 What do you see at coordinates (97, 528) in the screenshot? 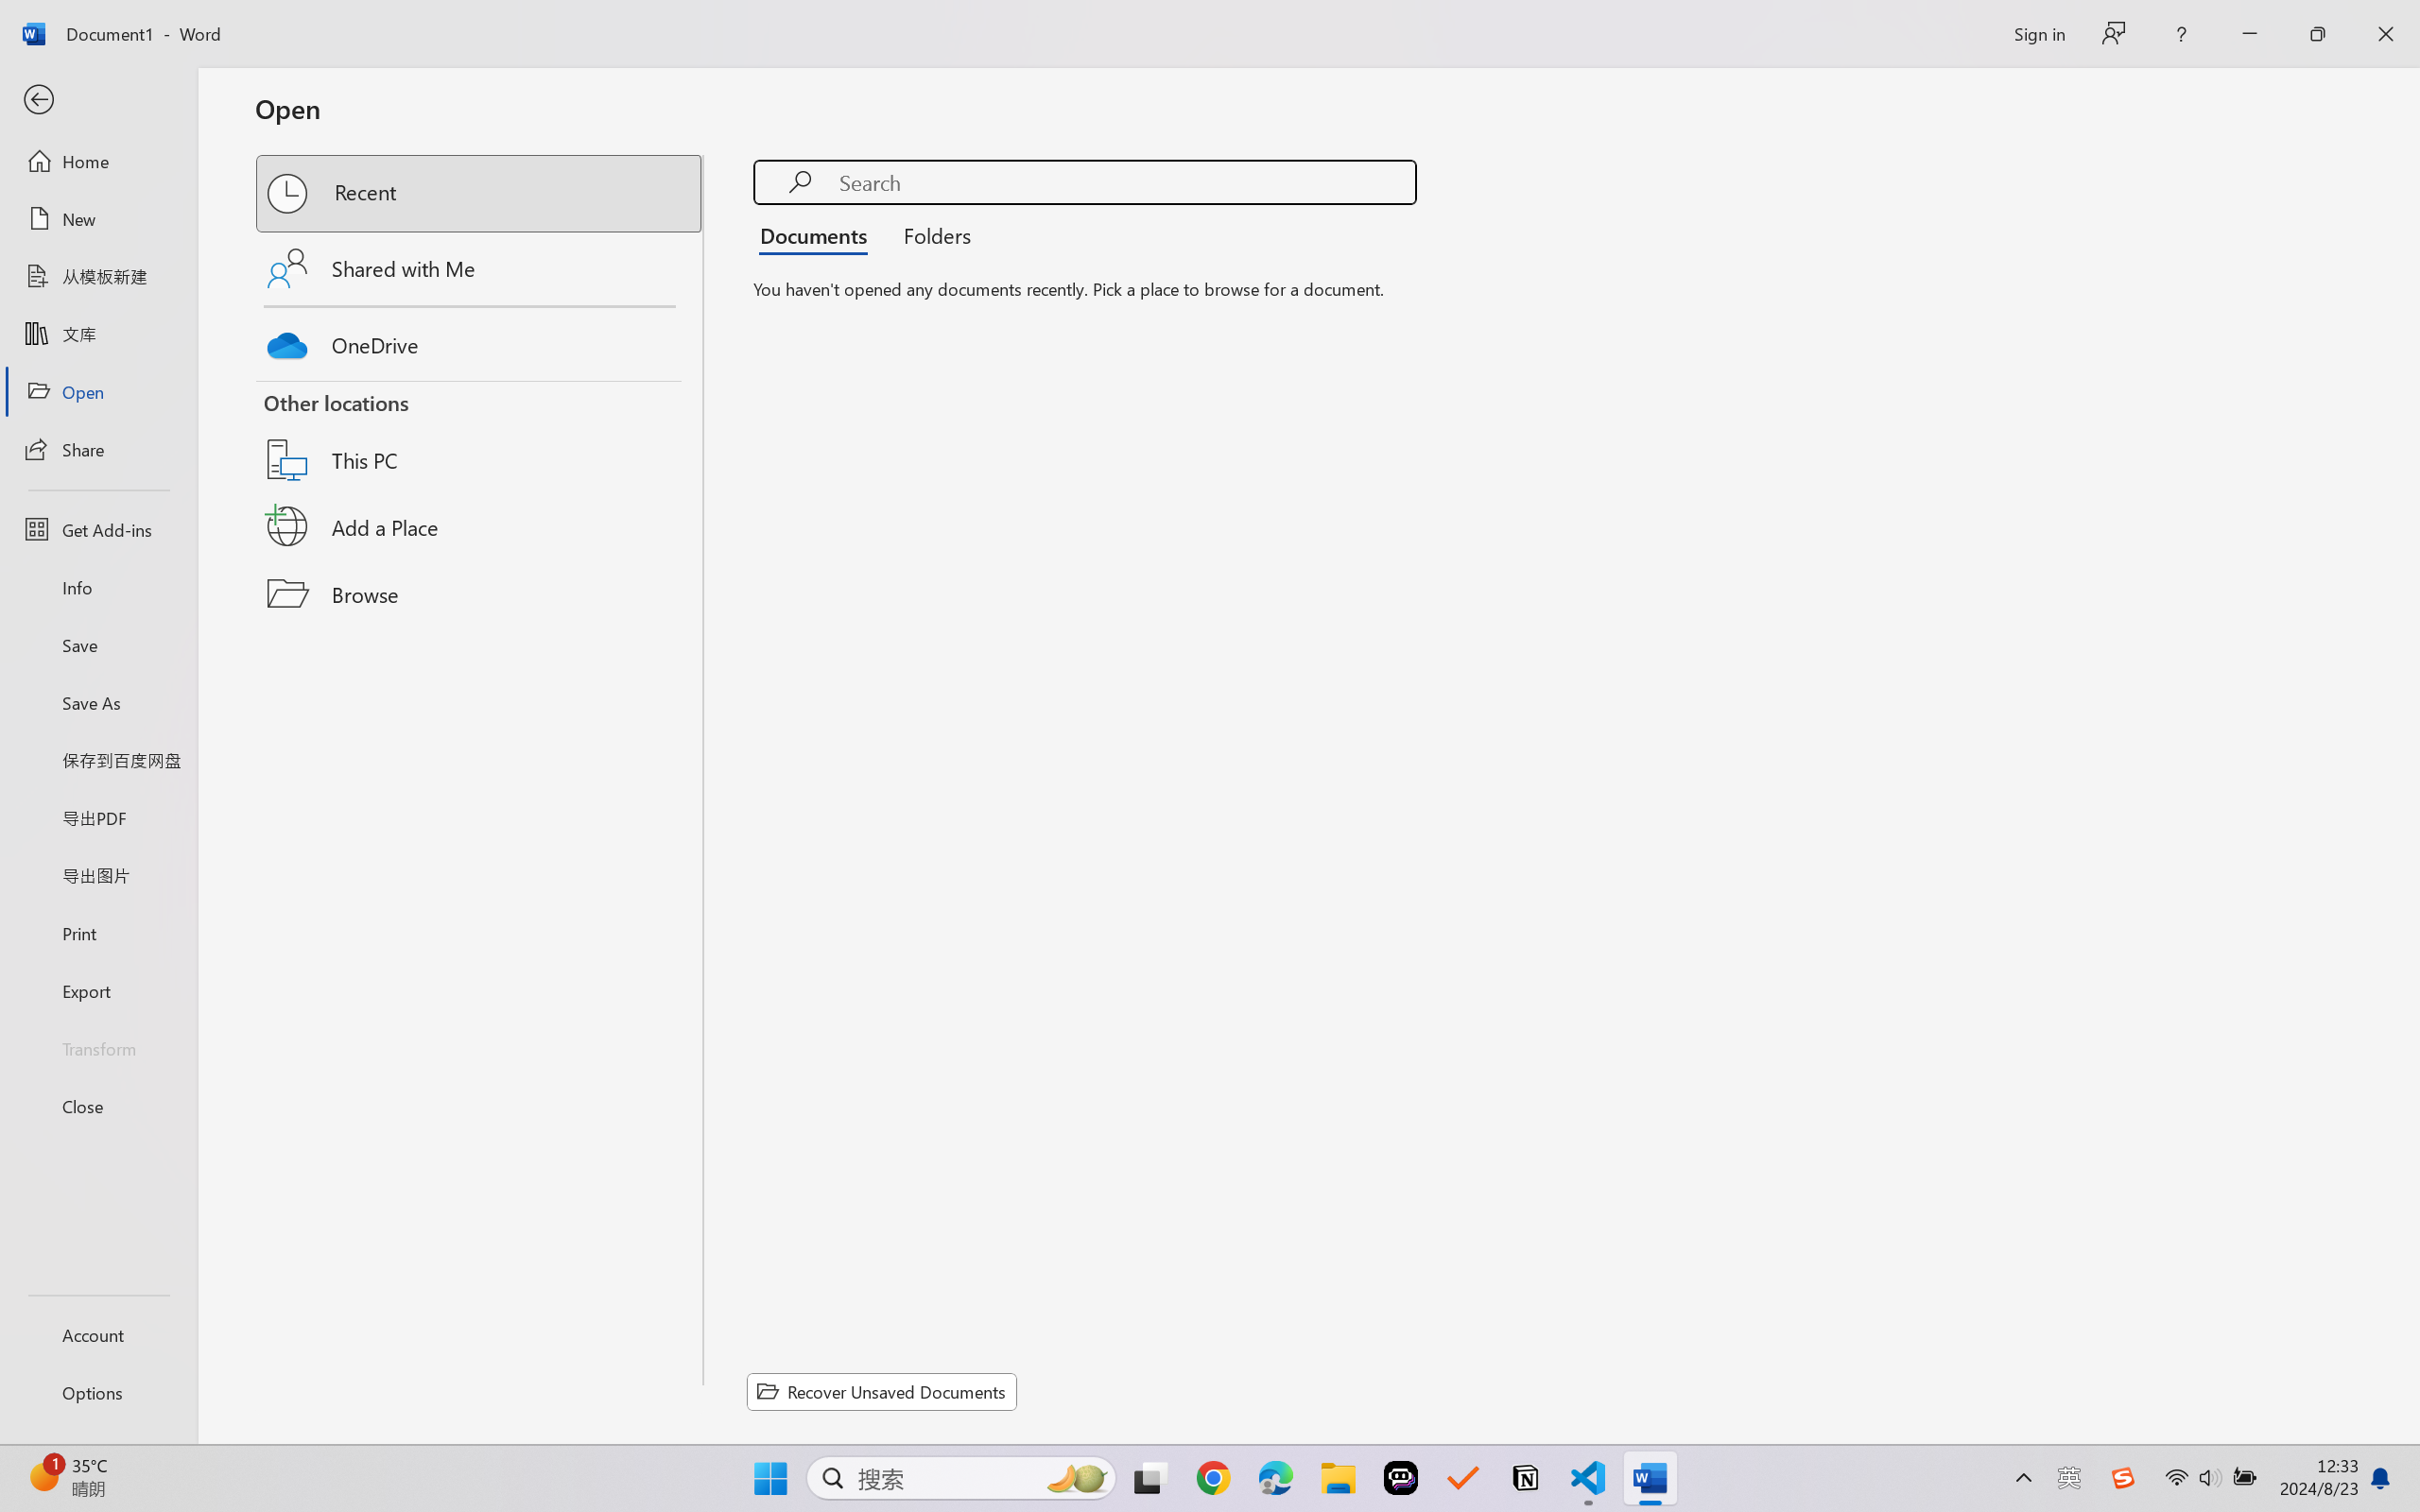
I see `'Get Add-ins'` at bounding box center [97, 528].